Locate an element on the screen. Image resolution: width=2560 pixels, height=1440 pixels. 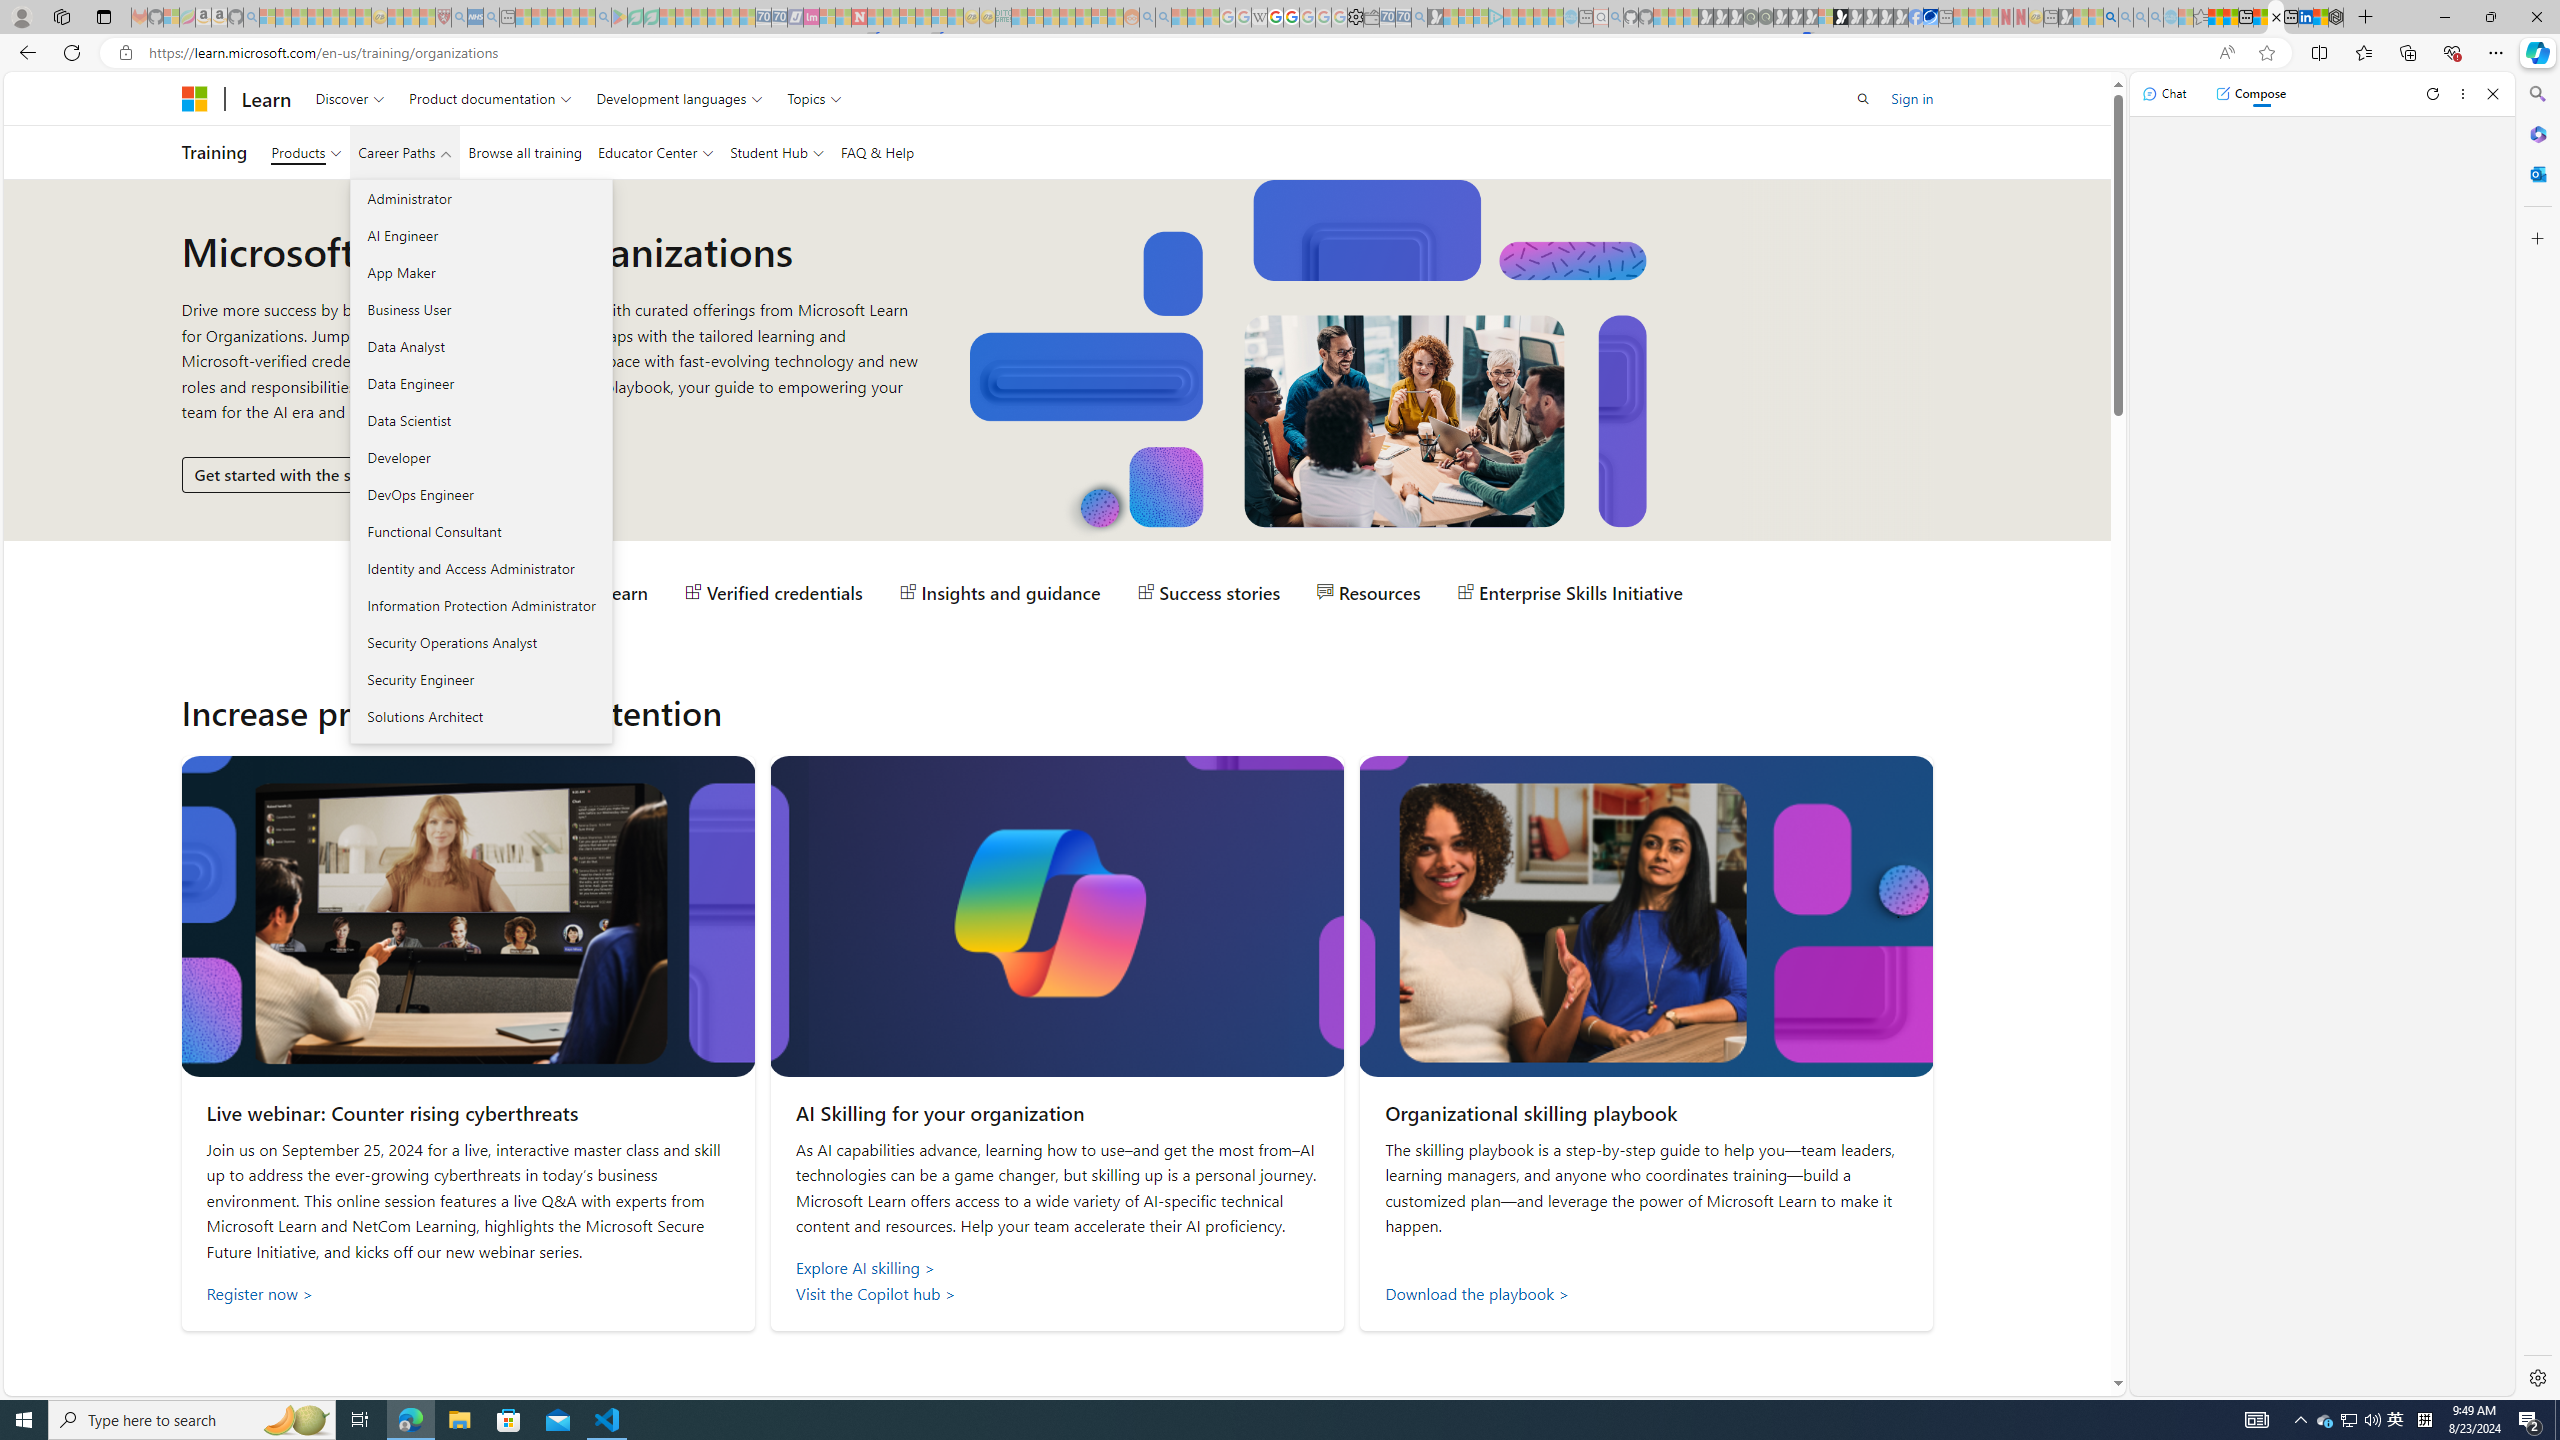
'Solutions Architect' is located at coordinates (481, 716).